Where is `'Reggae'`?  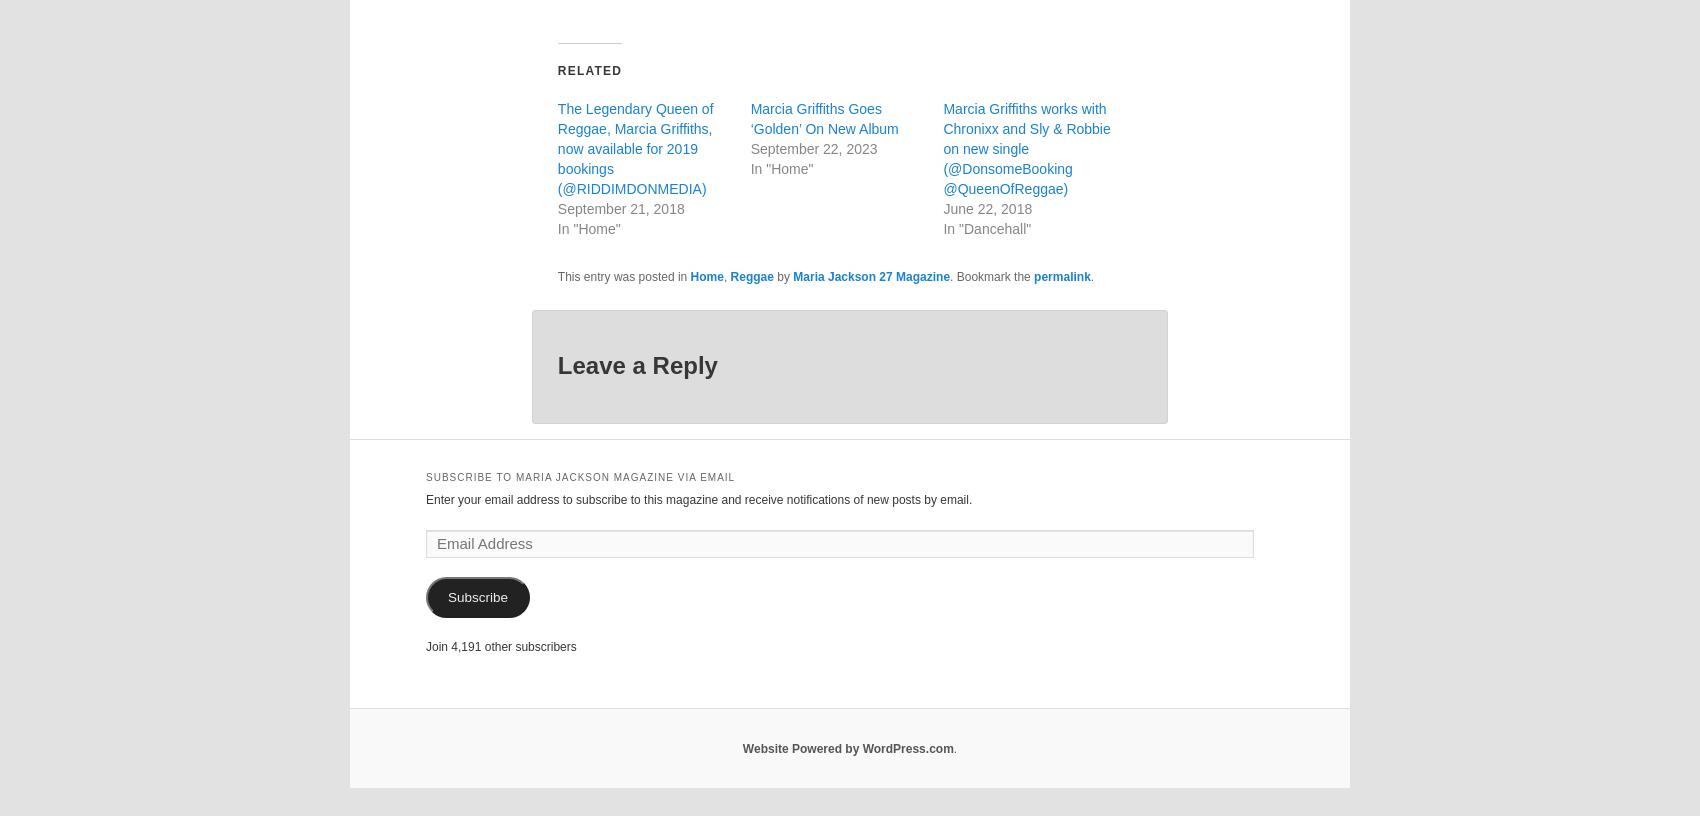
'Reggae' is located at coordinates (750, 276).